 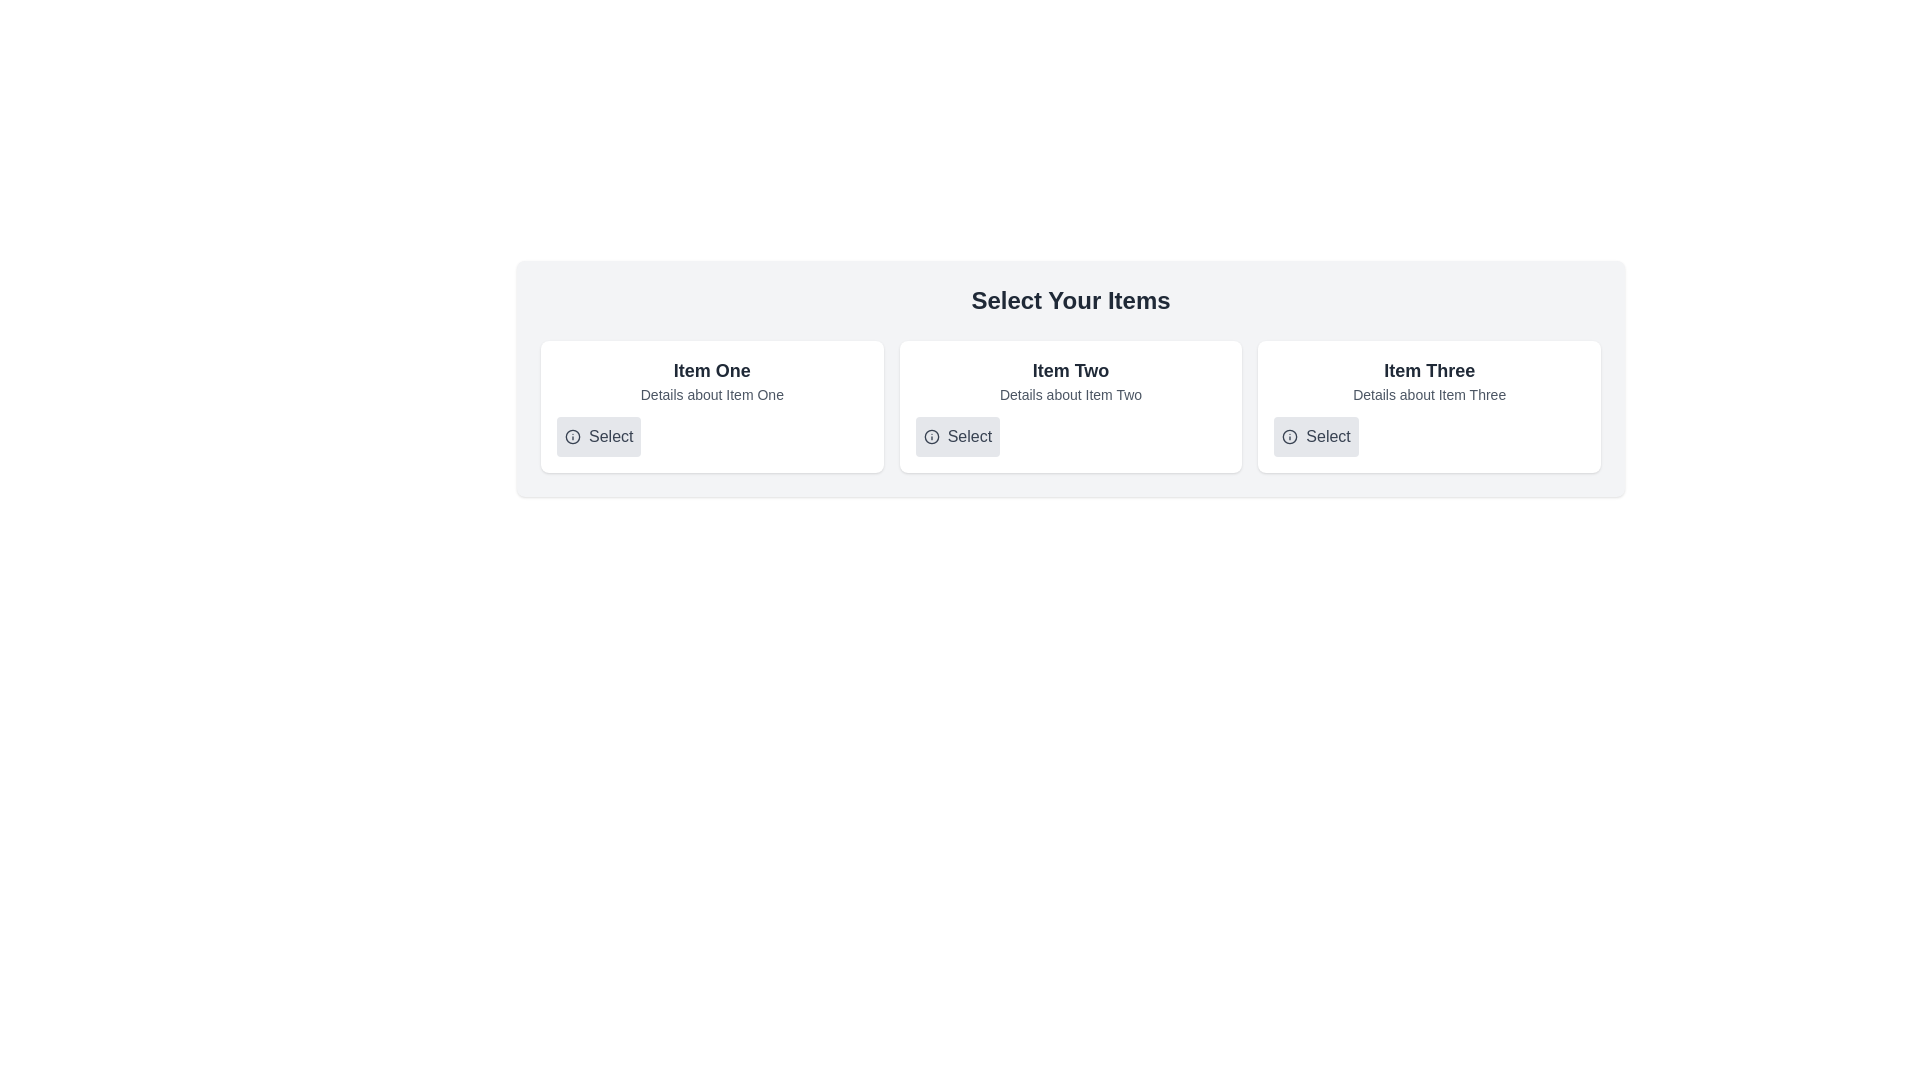 What do you see at coordinates (610, 435) in the screenshot?
I see `the 'Select' label within the button for 'Item One'` at bounding box center [610, 435].